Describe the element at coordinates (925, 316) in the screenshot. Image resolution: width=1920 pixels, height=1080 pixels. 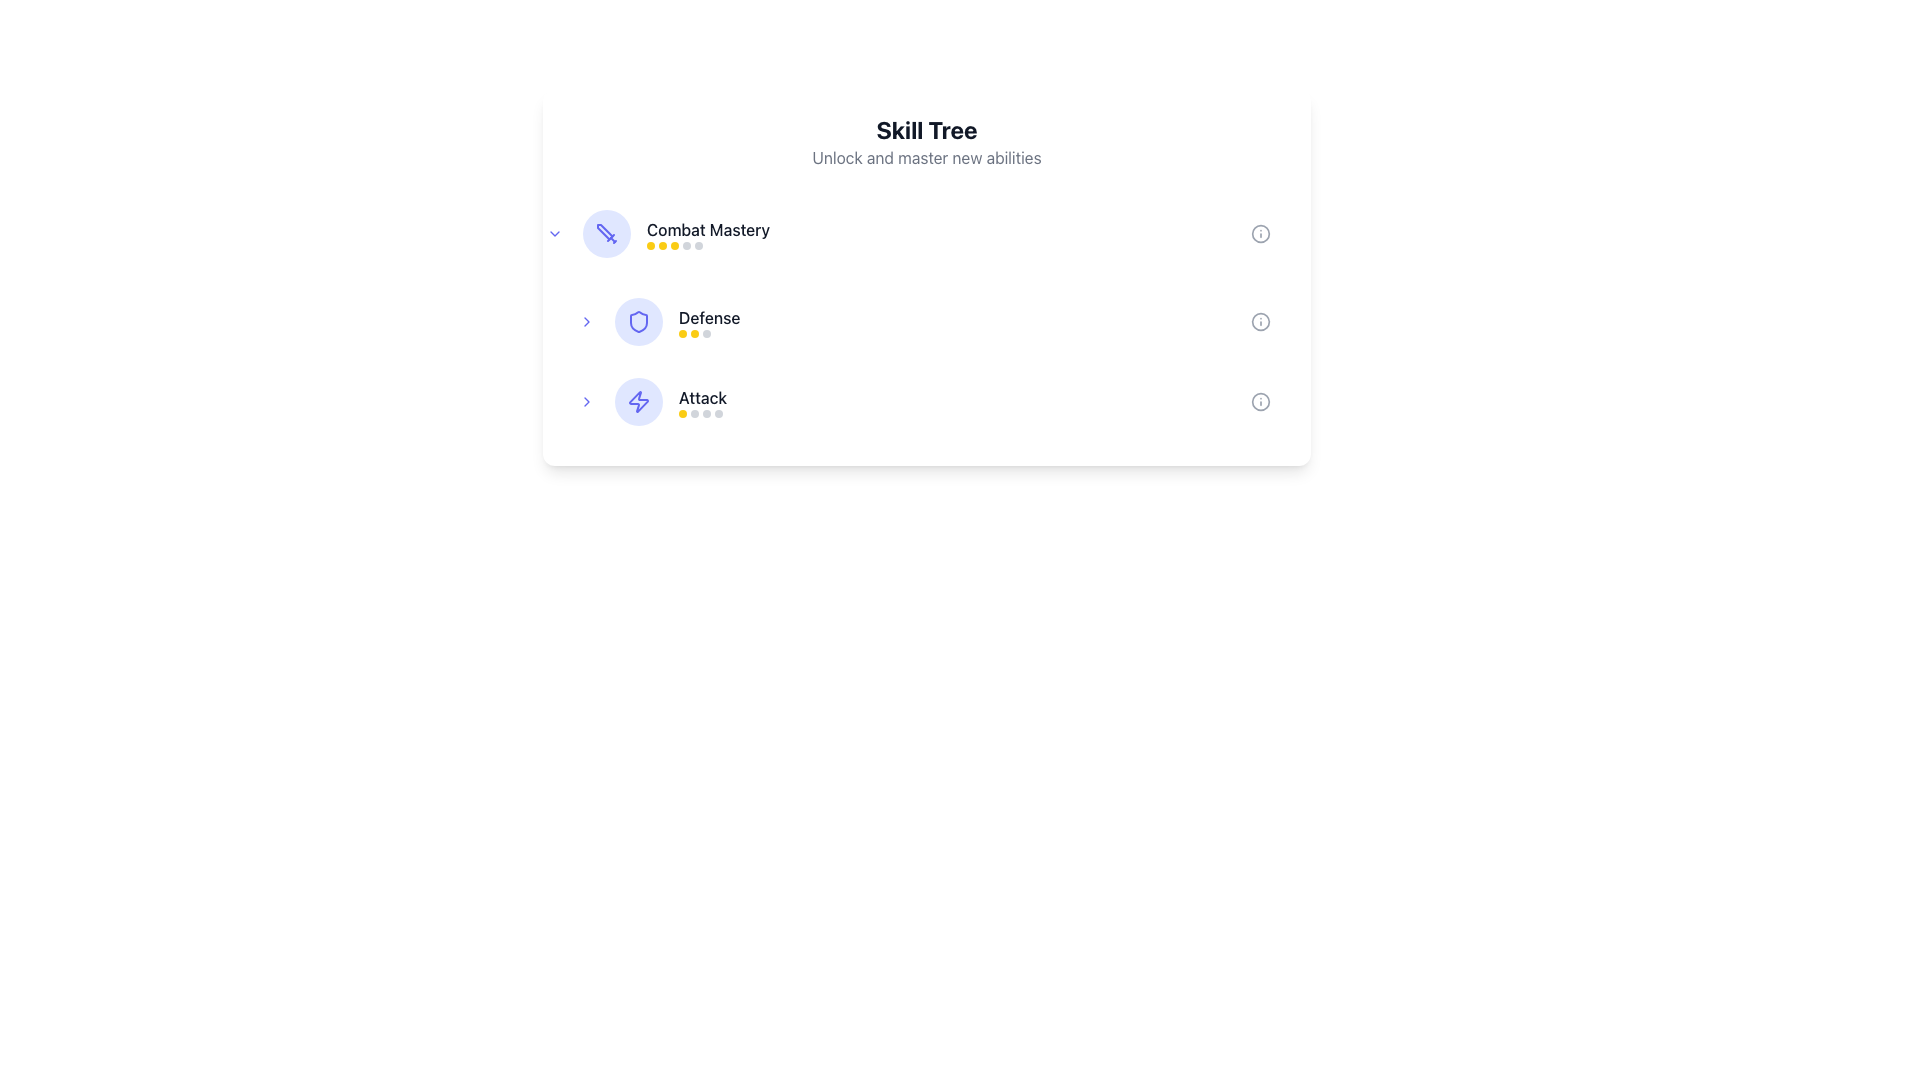
I see `the highlighted skill option in the list of skills under the 'Skill Tree' card for selection` at that location.